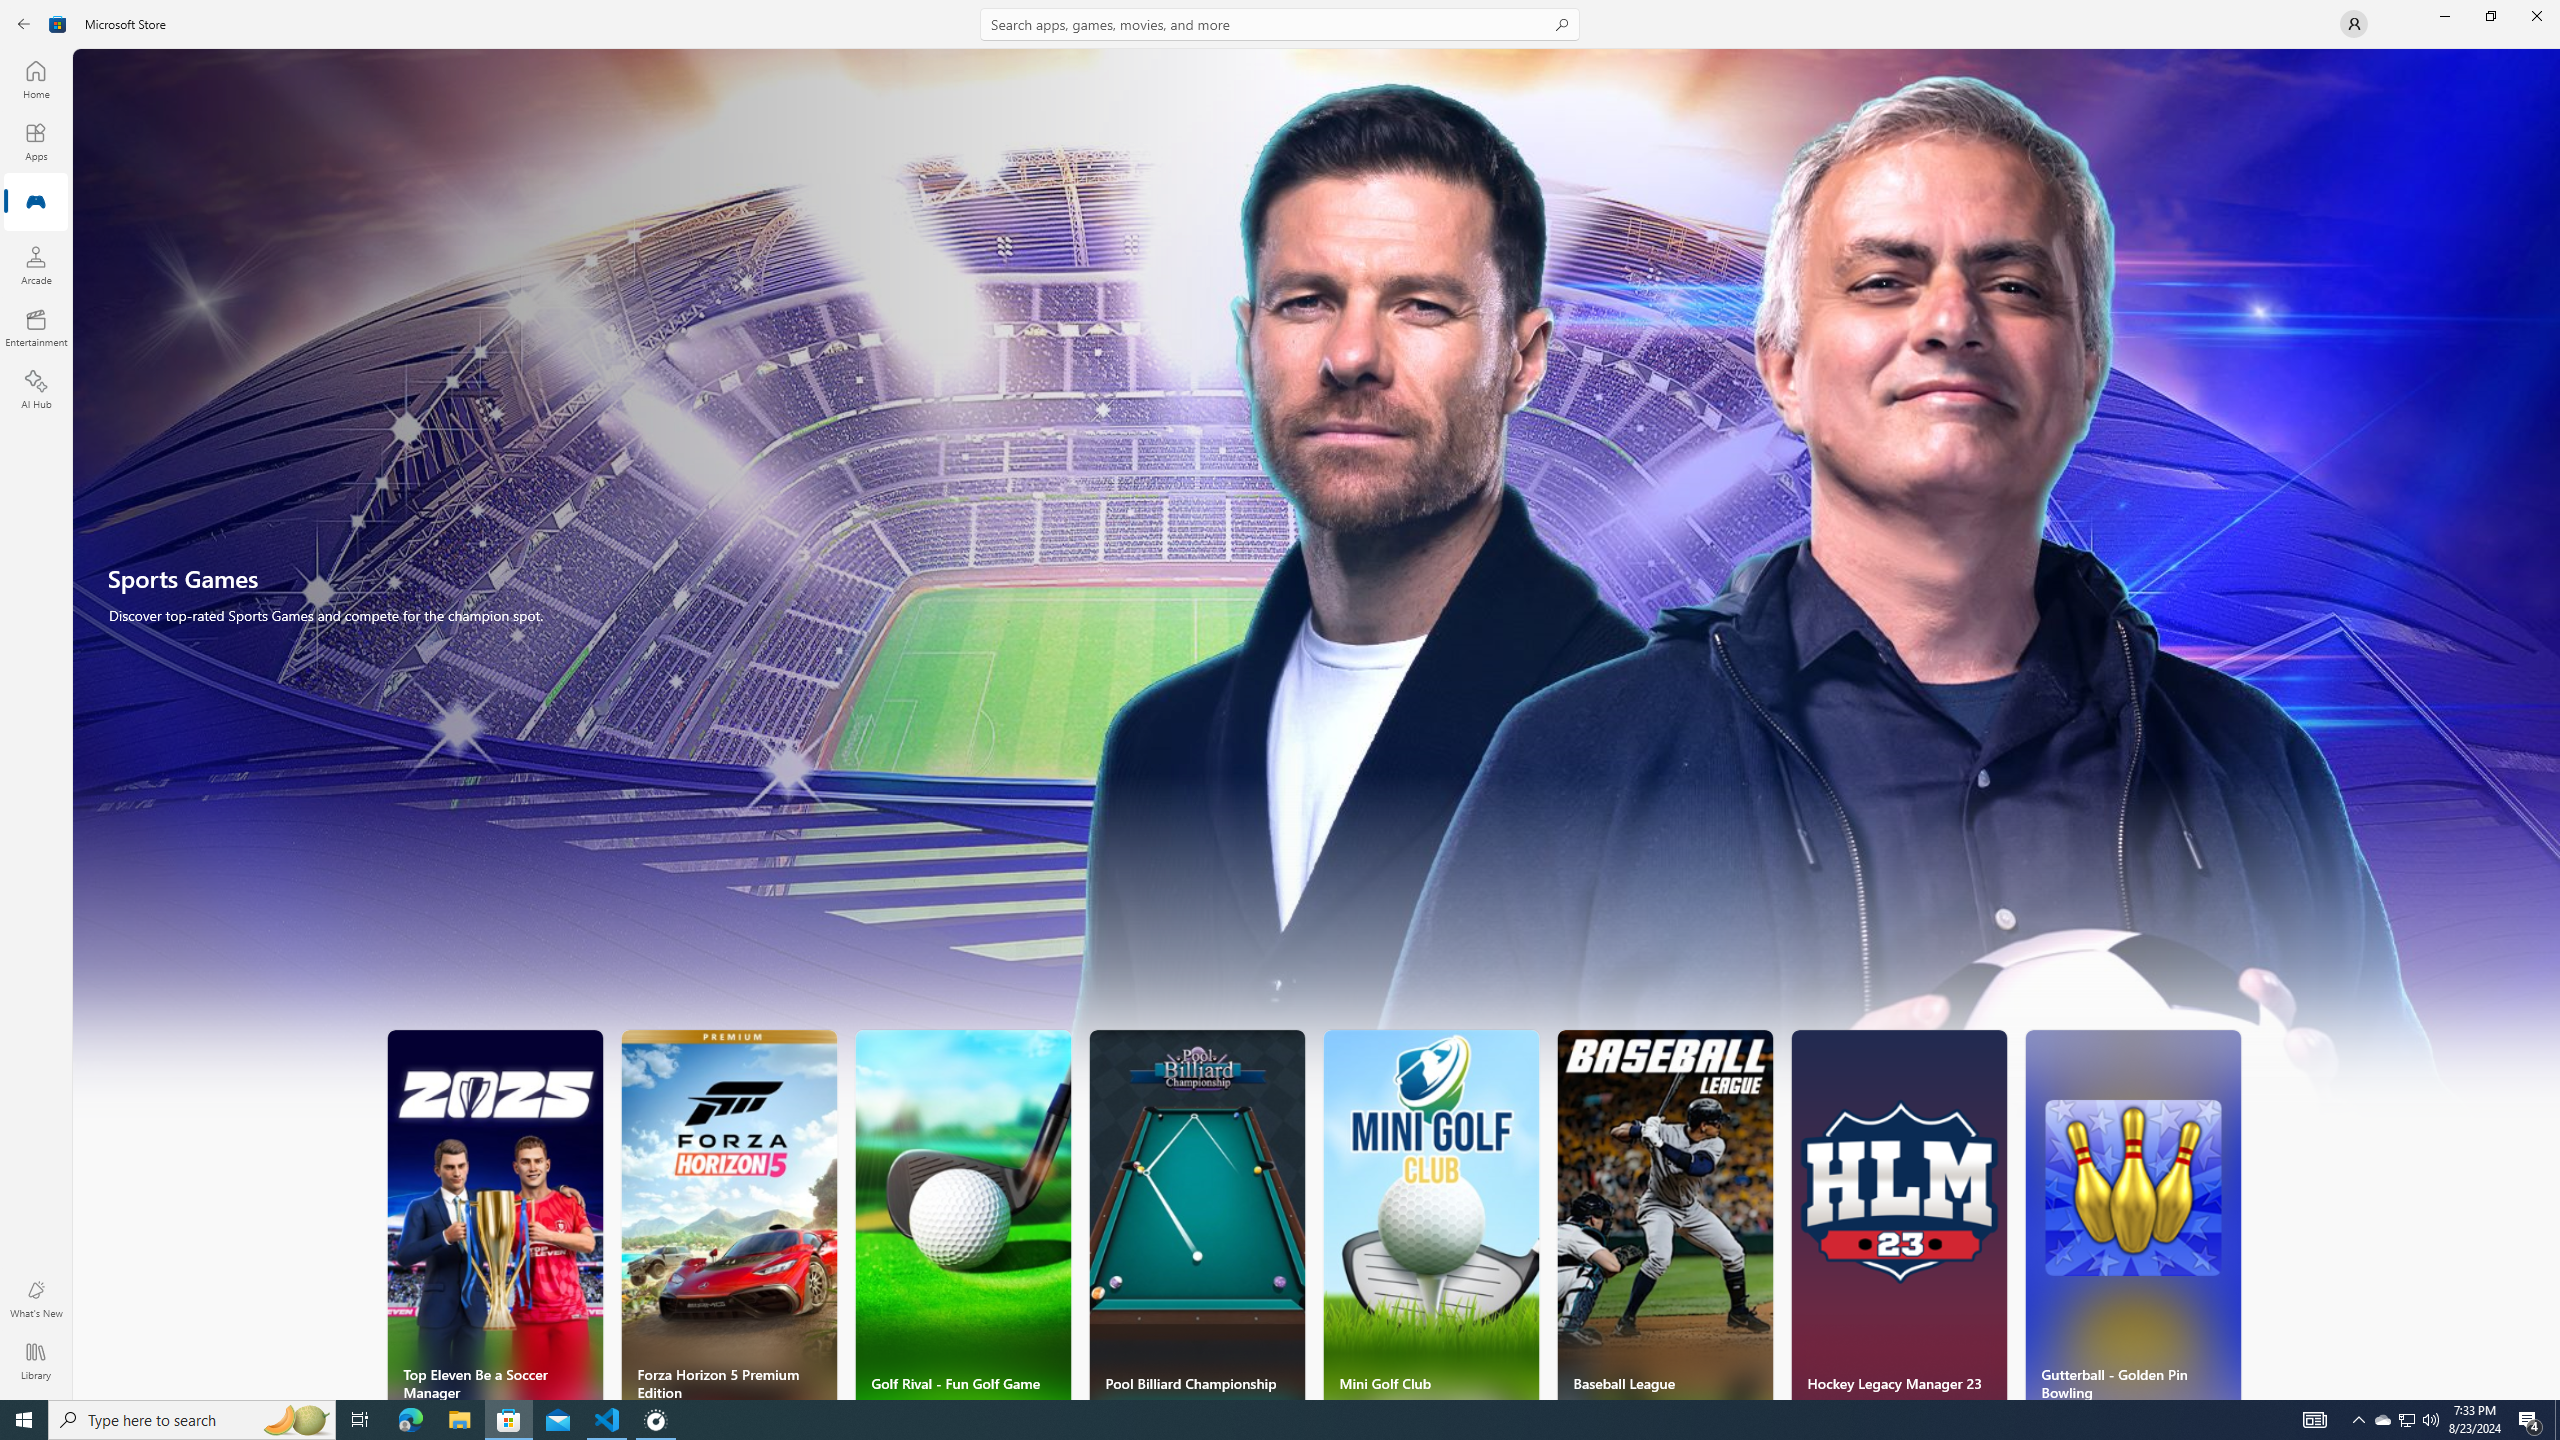  I want to click on 'AutomationID: HeroImage', so click(1316, 593).